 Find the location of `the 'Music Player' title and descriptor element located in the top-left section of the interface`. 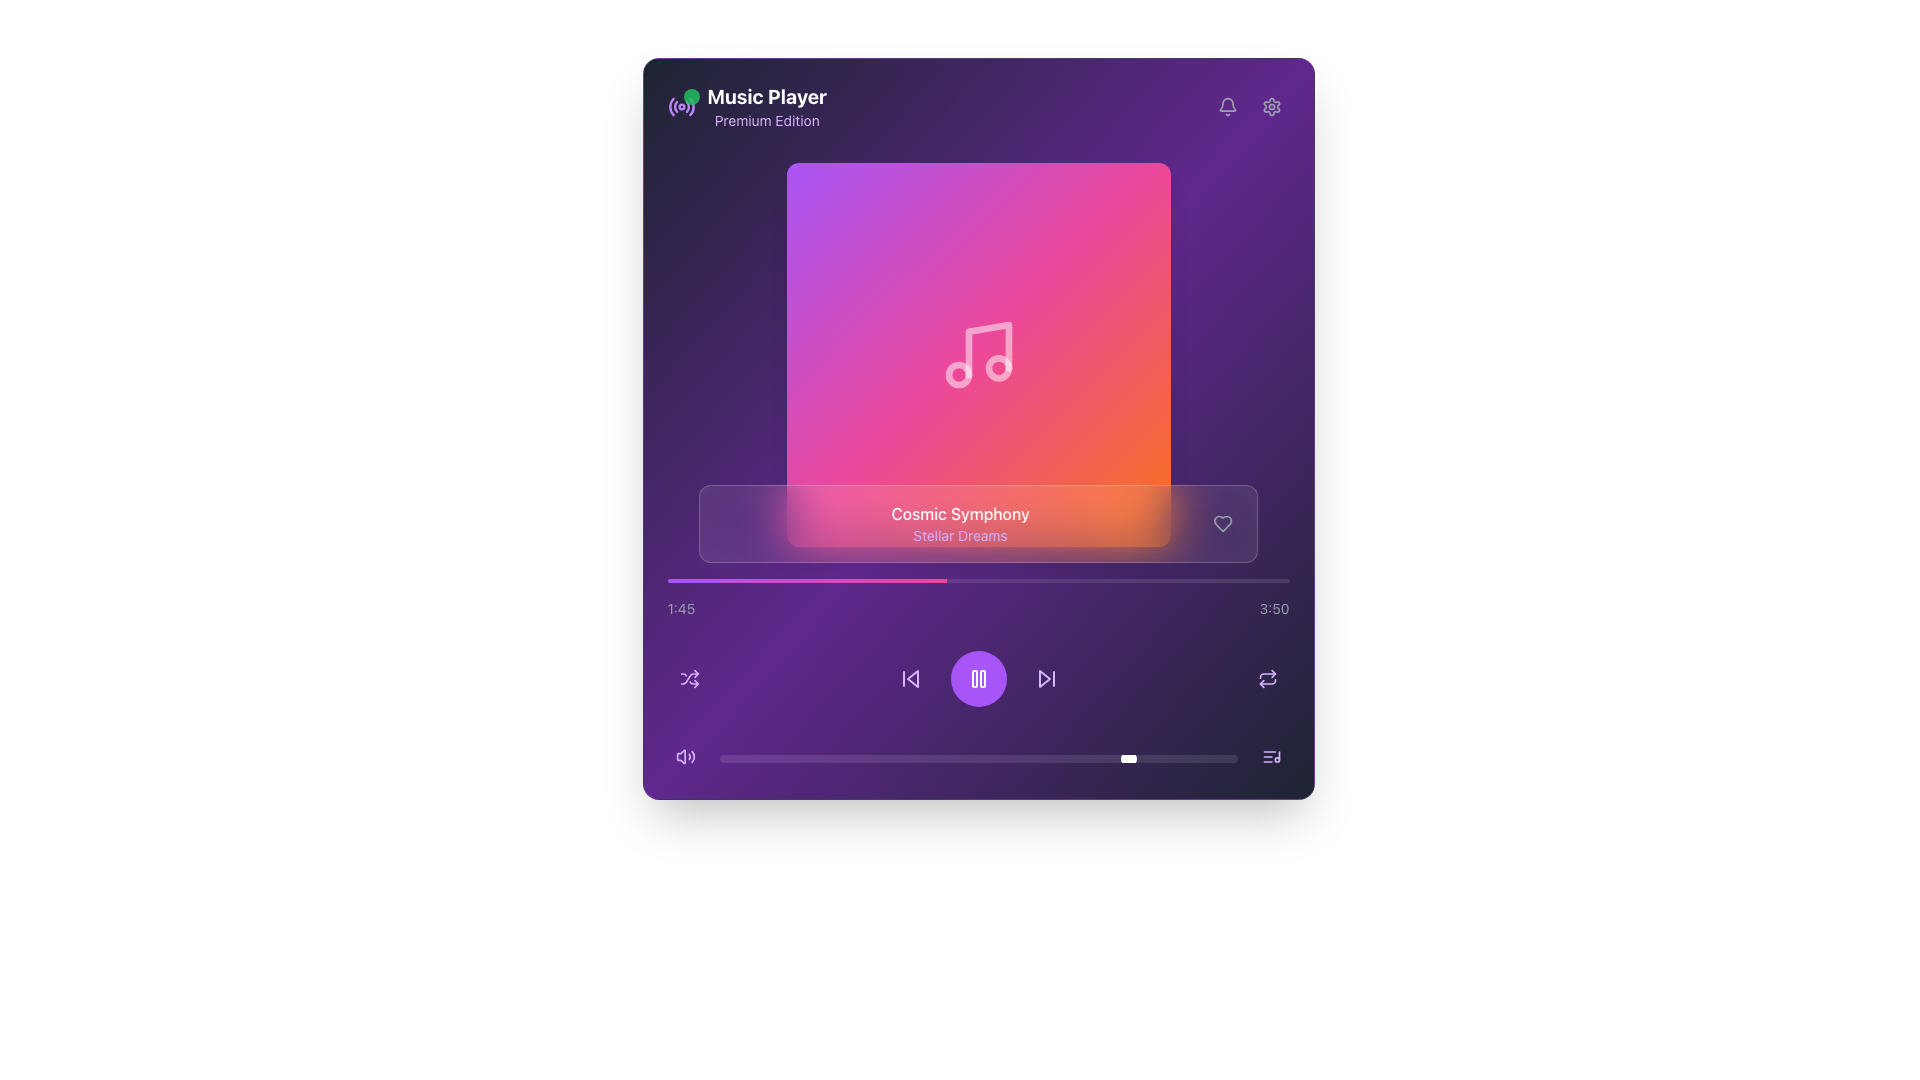

the 'Music Player' title and descriptor element located in the top-left section of the interface is located at coordinates (746, 107).